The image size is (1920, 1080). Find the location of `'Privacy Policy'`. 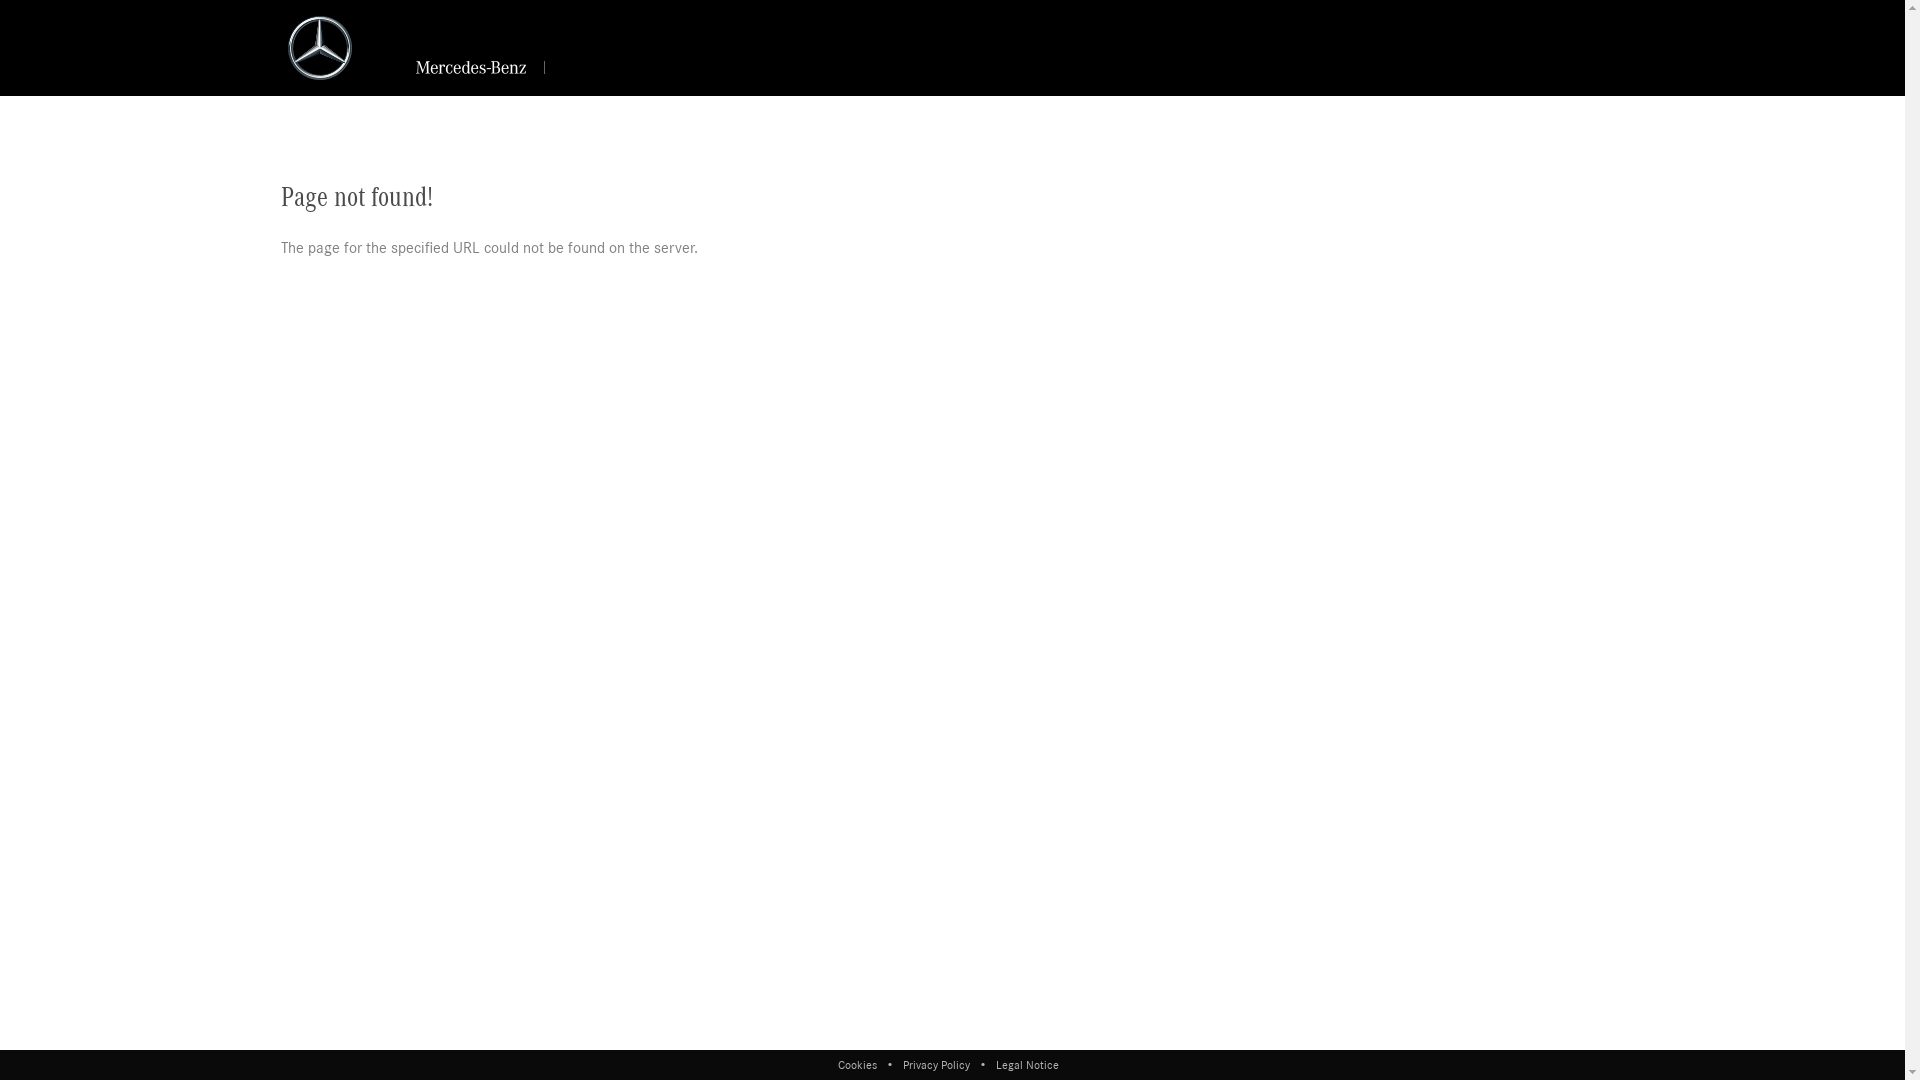

'Privacy Policy' is located at coordinates (935, 1063).